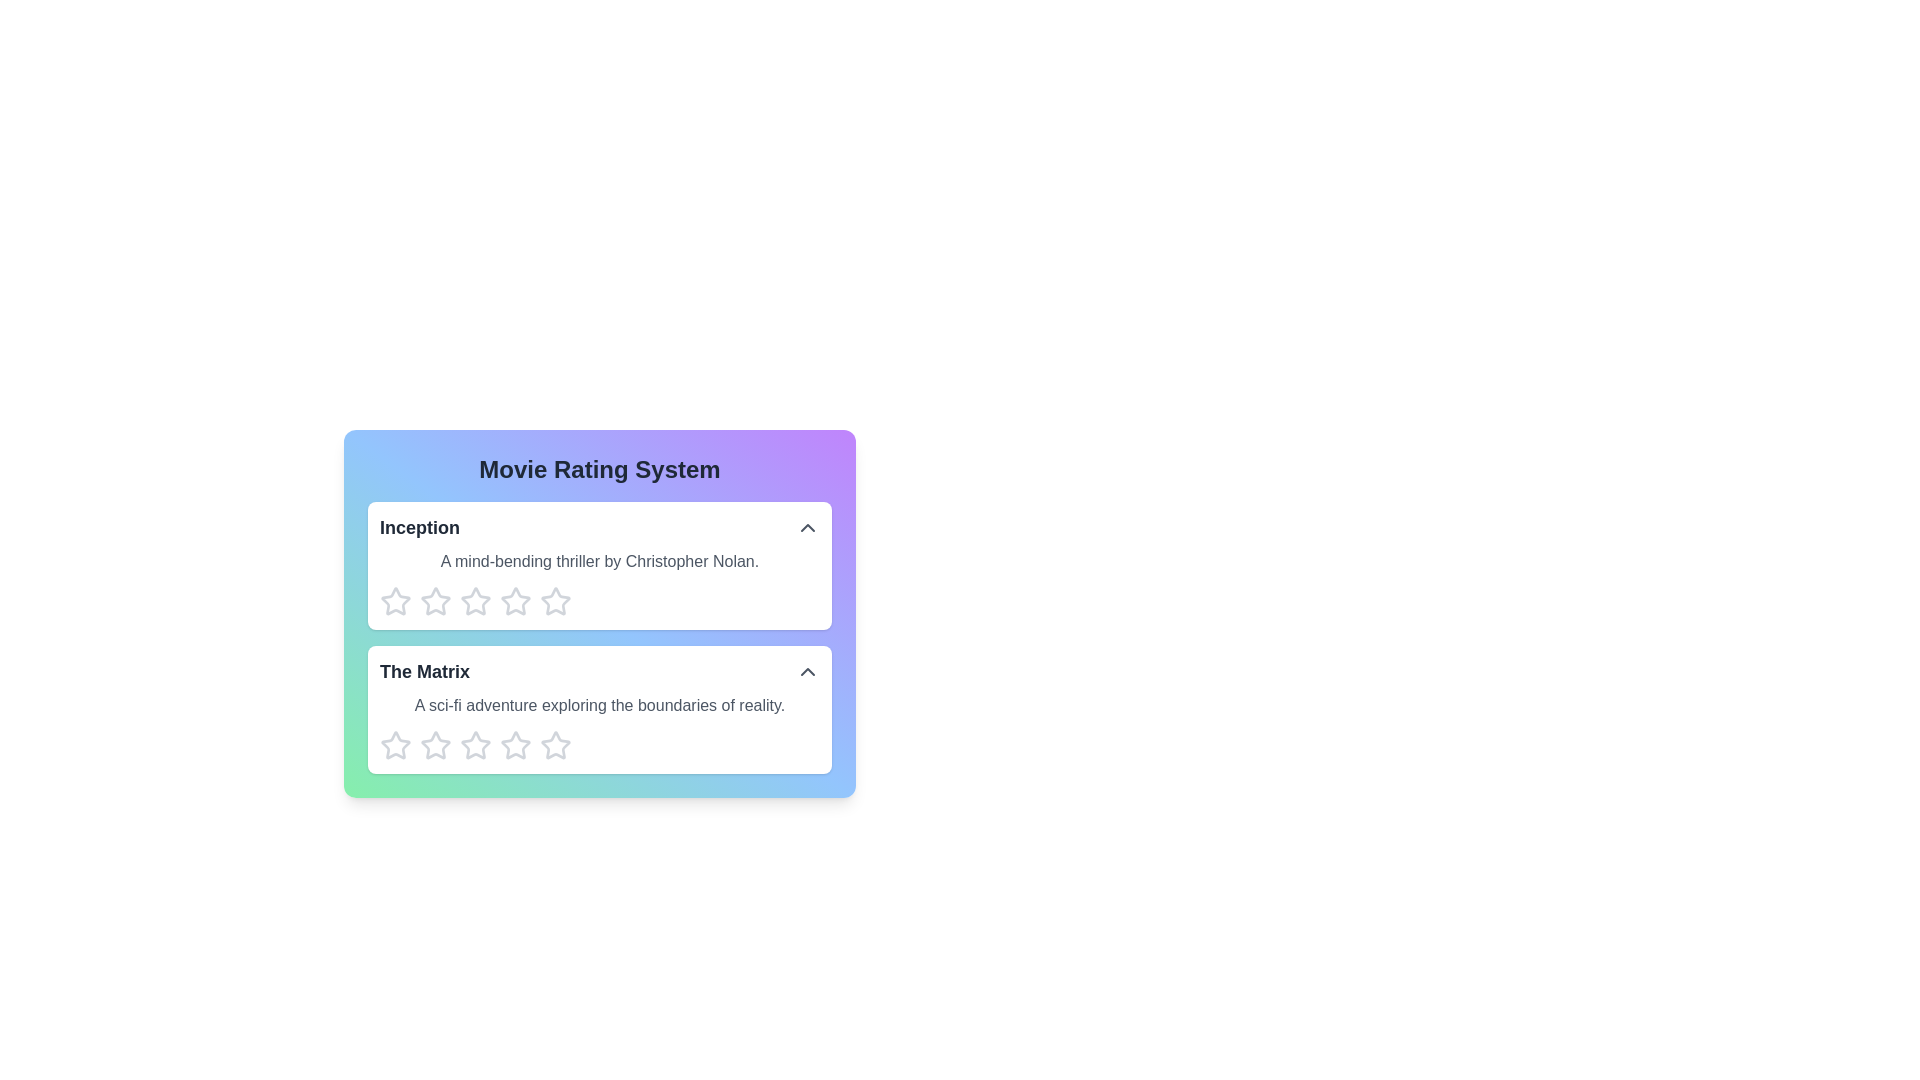  I want to click on static text element that displays 'A sci-fi adventure exploring the boundaries of reality.' located below the title 'The Matrix' in the movie rating system interface, so click(599, 704).